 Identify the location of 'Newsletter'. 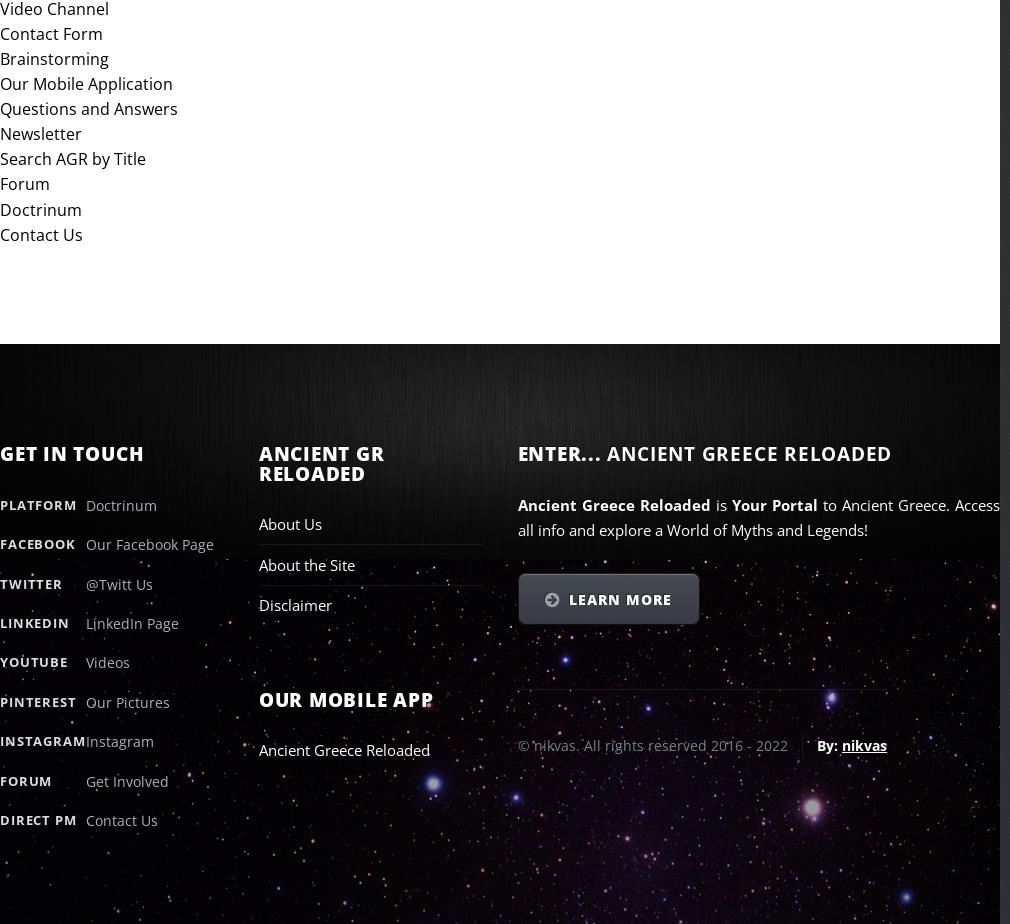
(0, 133).